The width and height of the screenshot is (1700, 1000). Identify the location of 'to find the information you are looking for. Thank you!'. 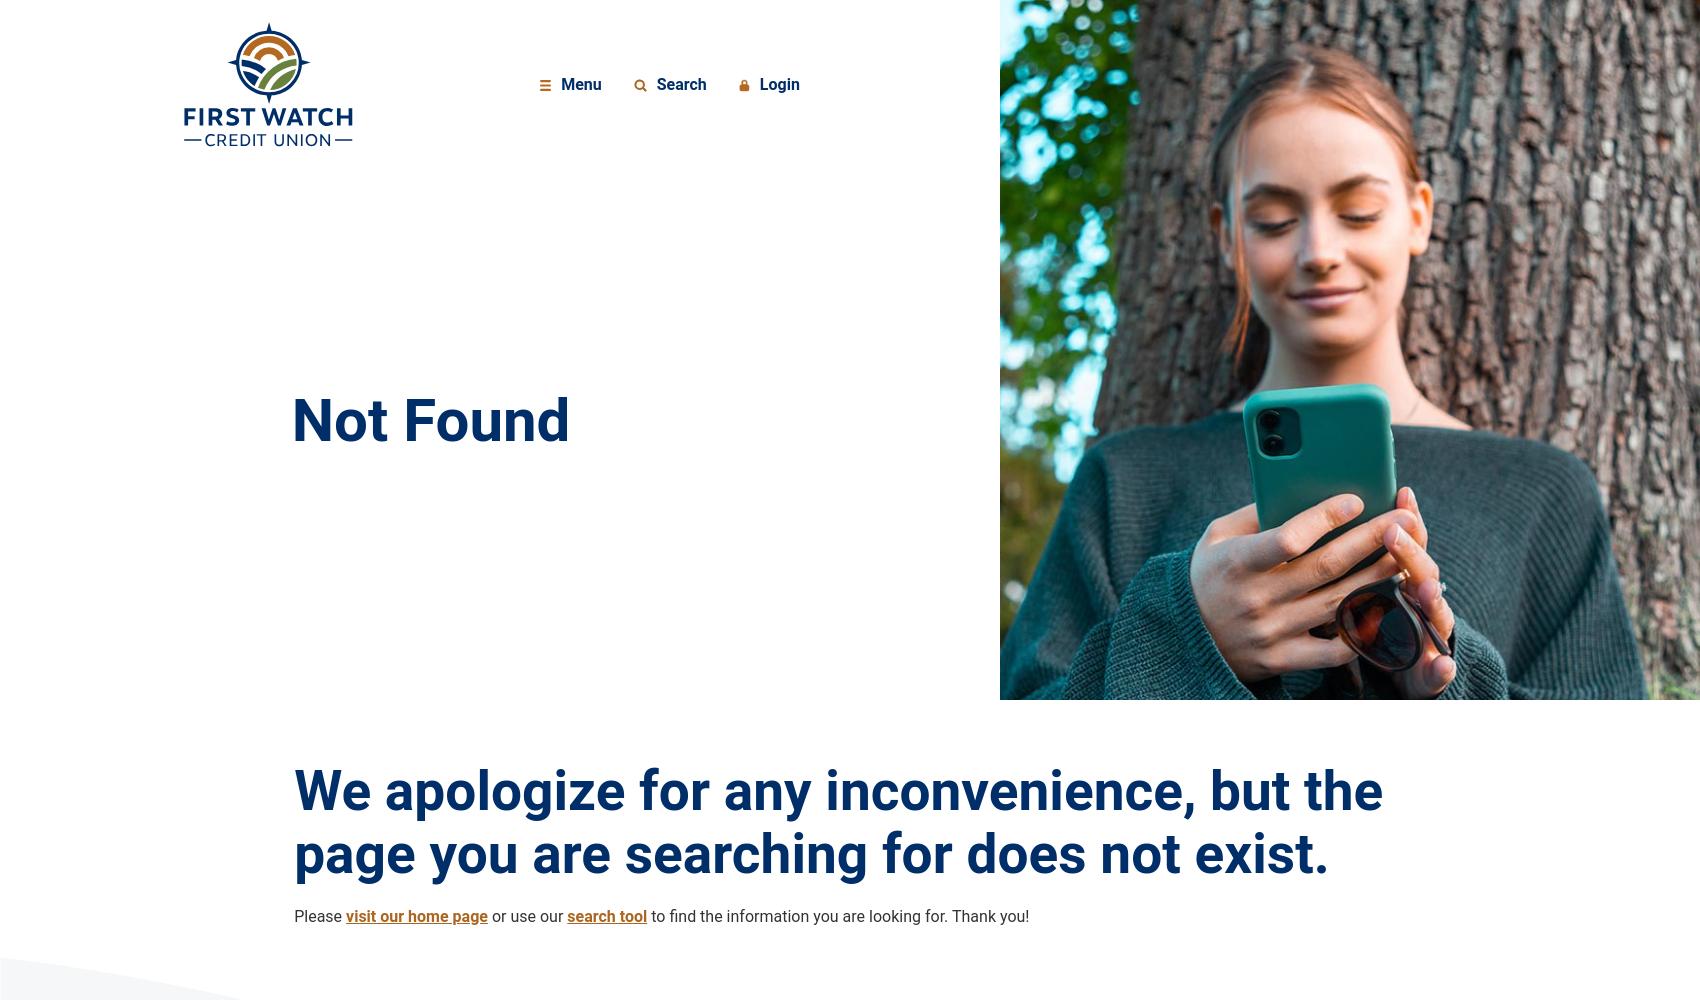
(836, 915).